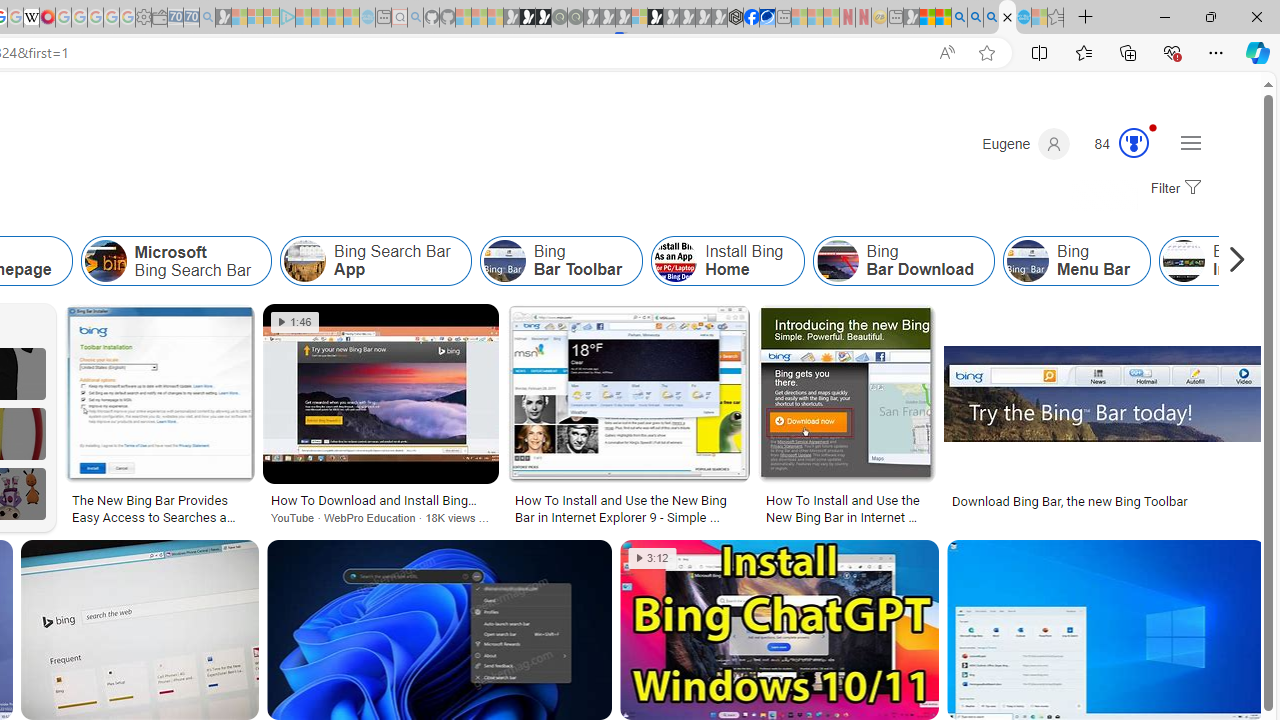  I want to click on 'Install Bing Home', so click(726, 260).